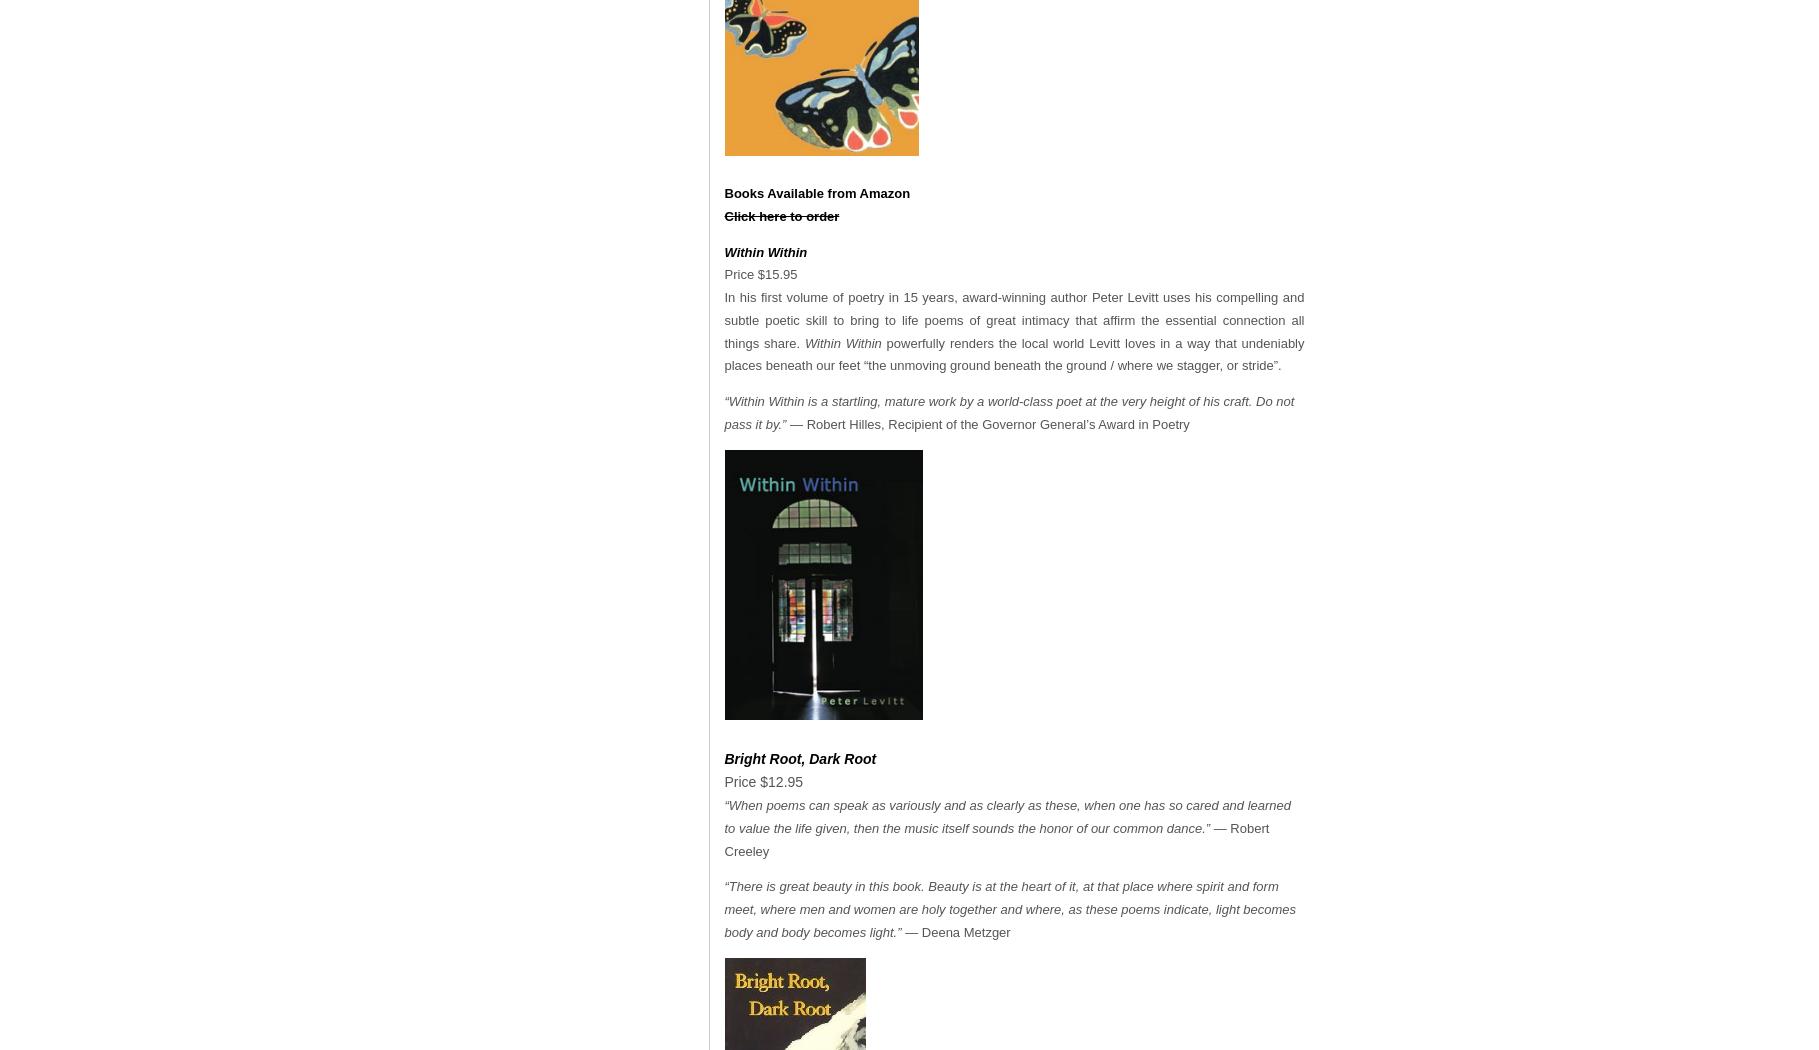 The width and height of the screenshot is (1819, 1050). What do you see at coordinates (723, 757) in the screenshot?
I see `'Bright Root, Dark Root'` at bounding box center [723, 757].